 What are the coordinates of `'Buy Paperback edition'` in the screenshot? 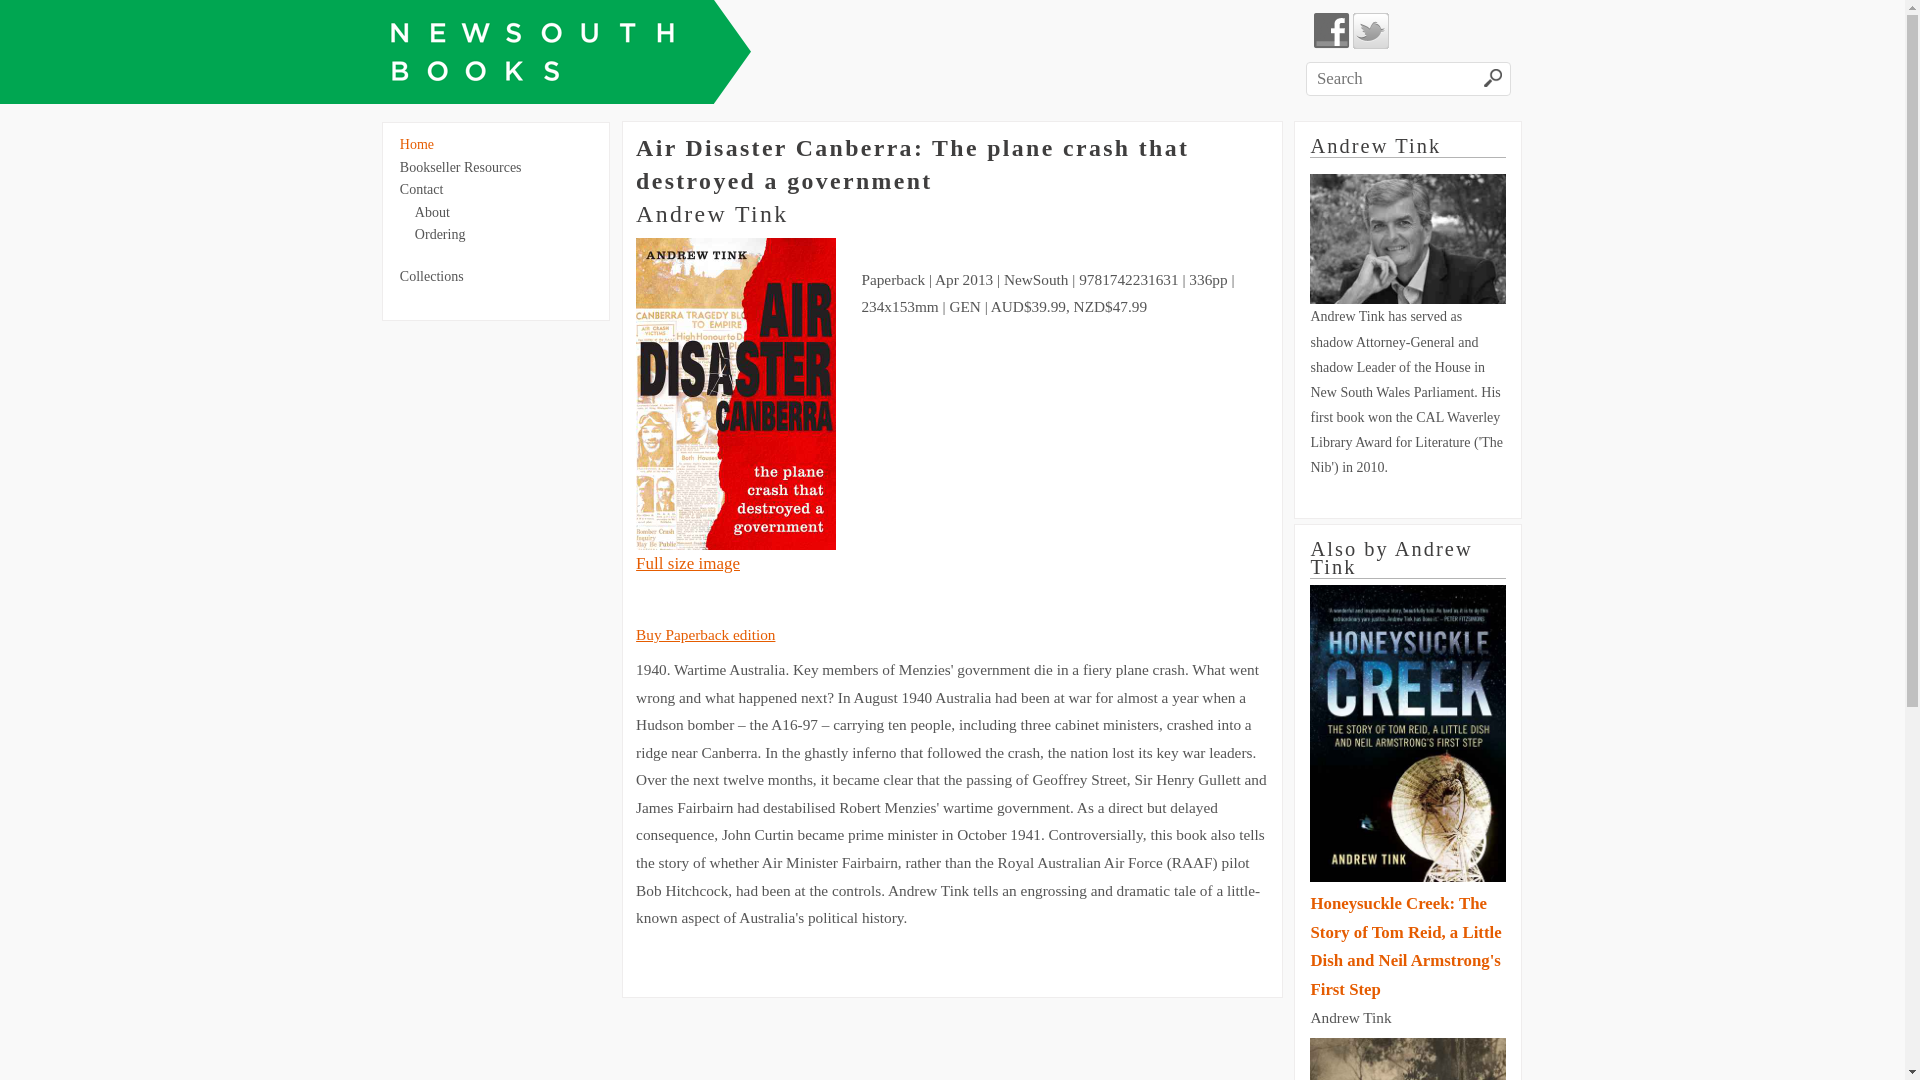 It's located at (705, 634).